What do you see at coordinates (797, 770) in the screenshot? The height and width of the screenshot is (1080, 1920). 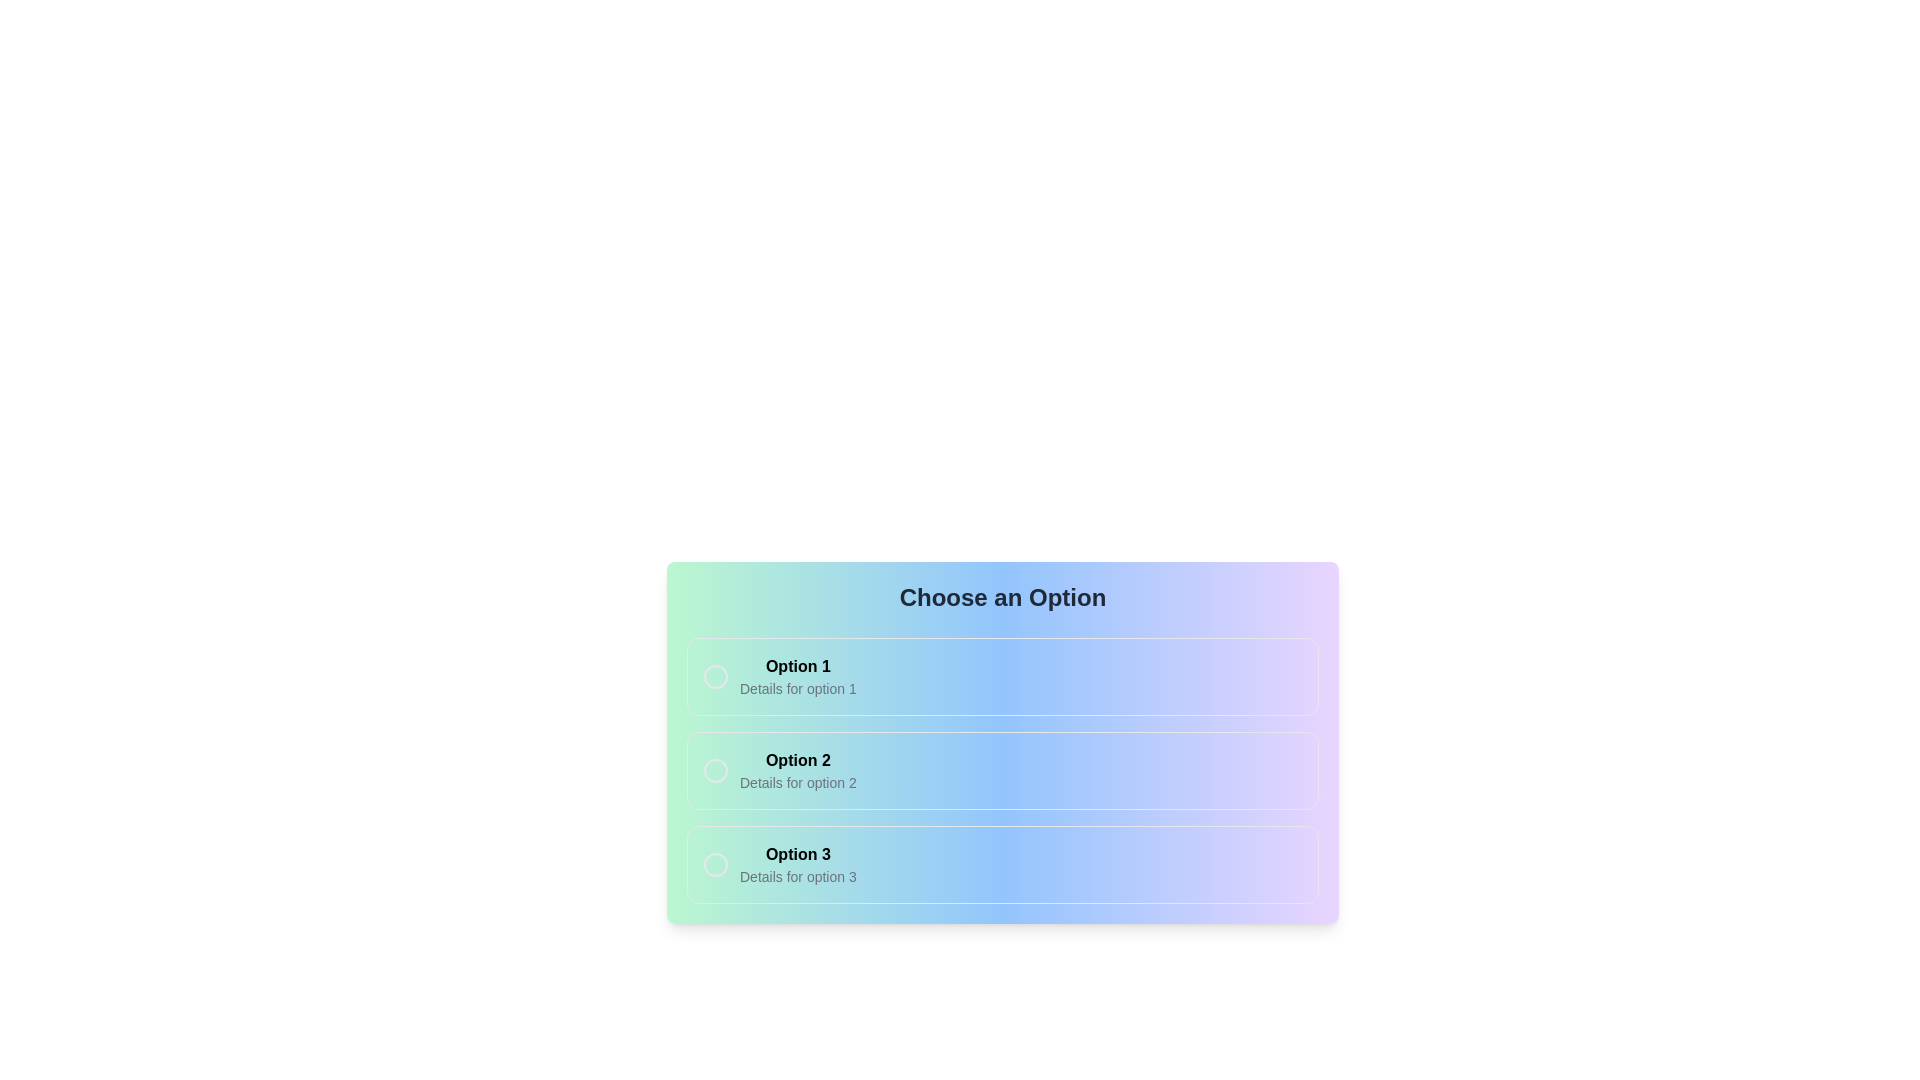 I see `the text element displaying the title and description of 'Option 2' in the list of selectable options` at bounding box center [797, 770].